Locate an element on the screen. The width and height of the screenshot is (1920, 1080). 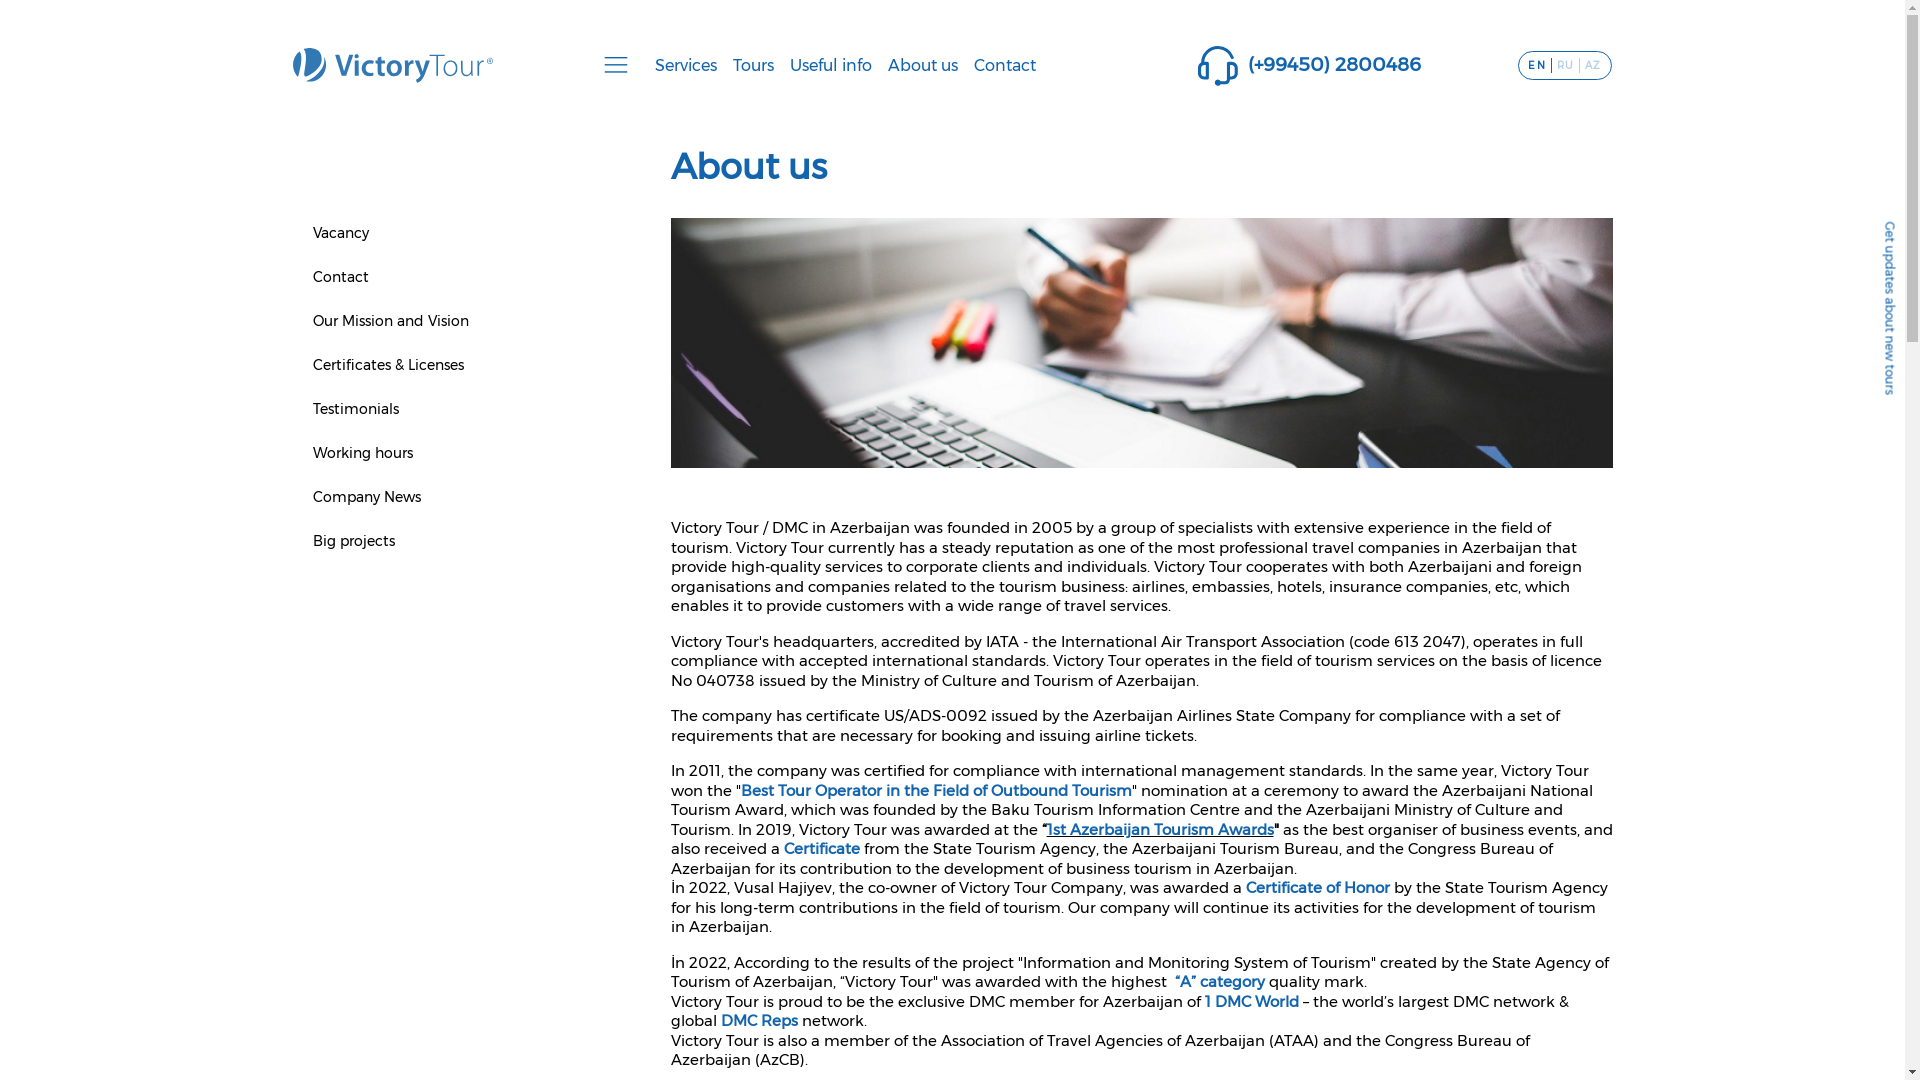
'Working hours' is located at coordinates (361, 452).